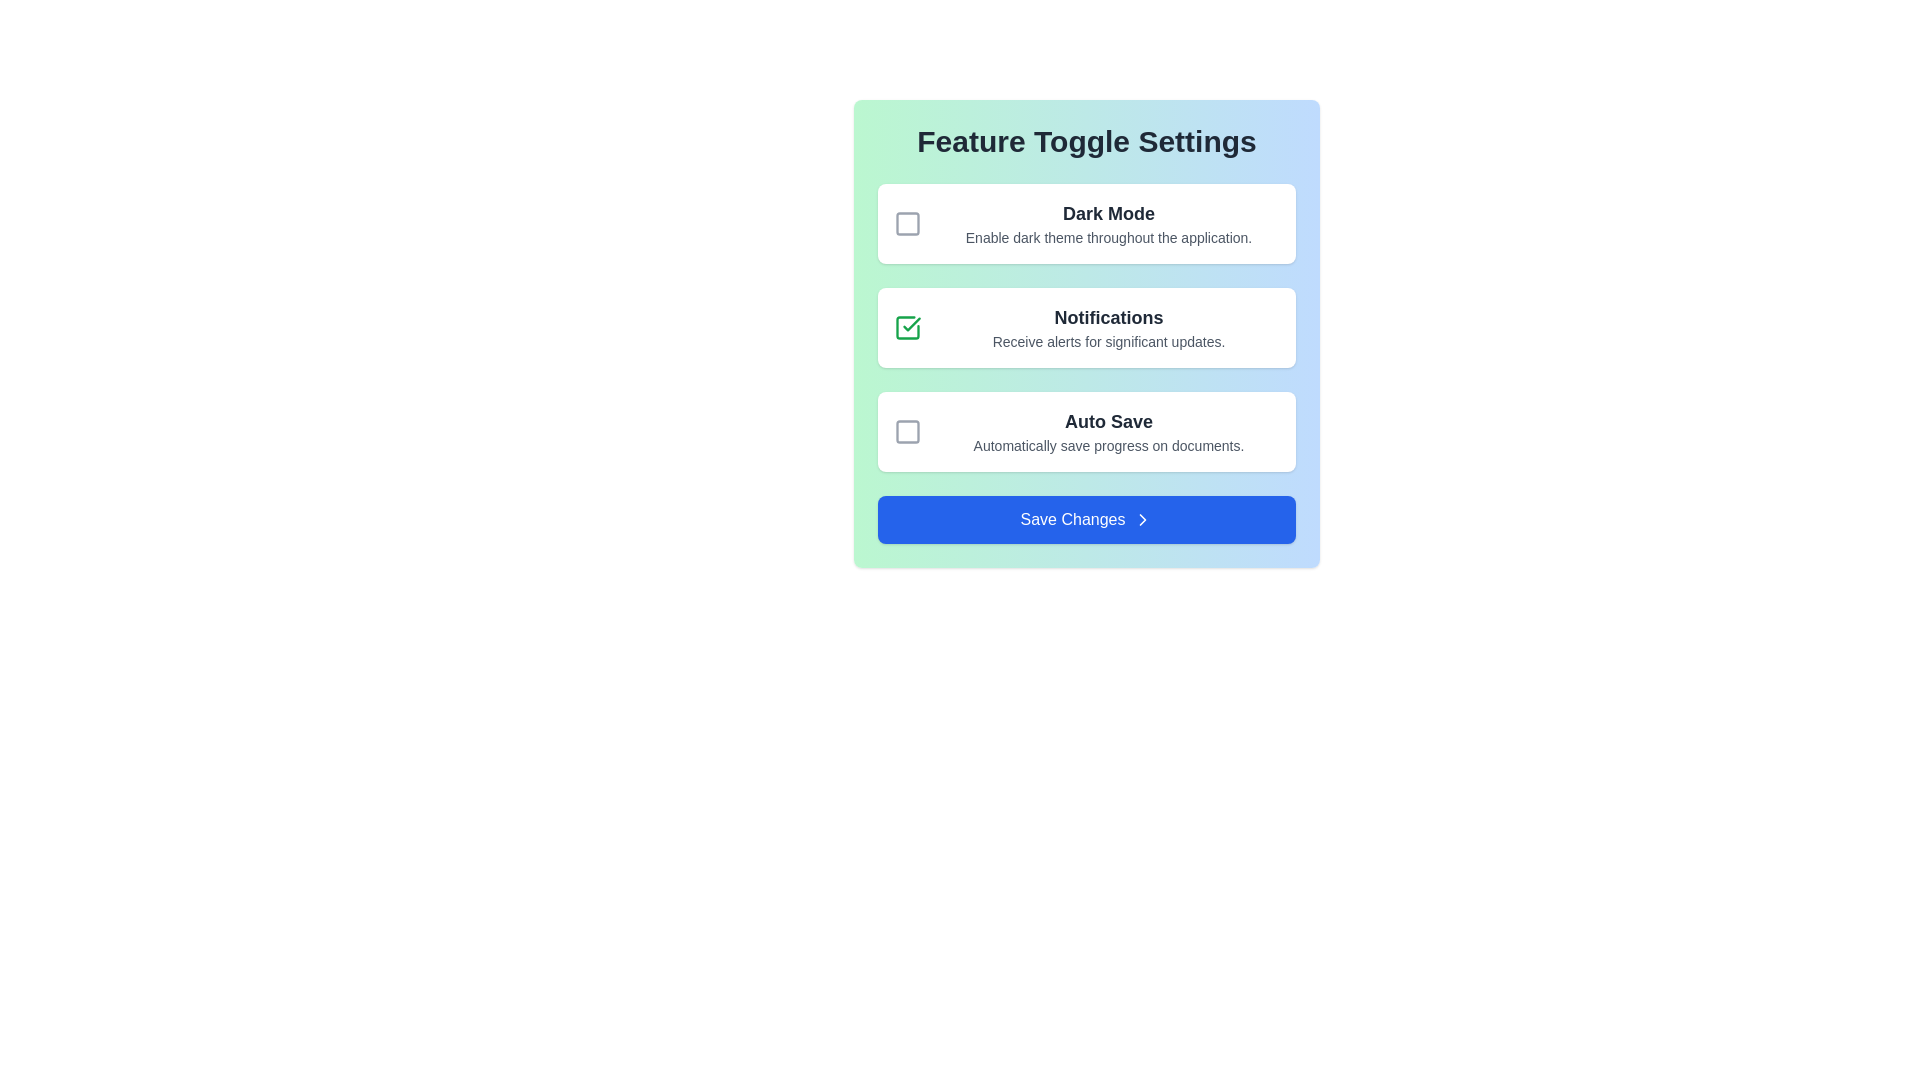  What do you see at coordinates (1085, 333) in the screenshot?
I see `the toggles in the Settings panel by clicking on their checkboxes, located at the center of the panel with the title 'Feature Toggle Settings'` at bounding box center [1085, 333].